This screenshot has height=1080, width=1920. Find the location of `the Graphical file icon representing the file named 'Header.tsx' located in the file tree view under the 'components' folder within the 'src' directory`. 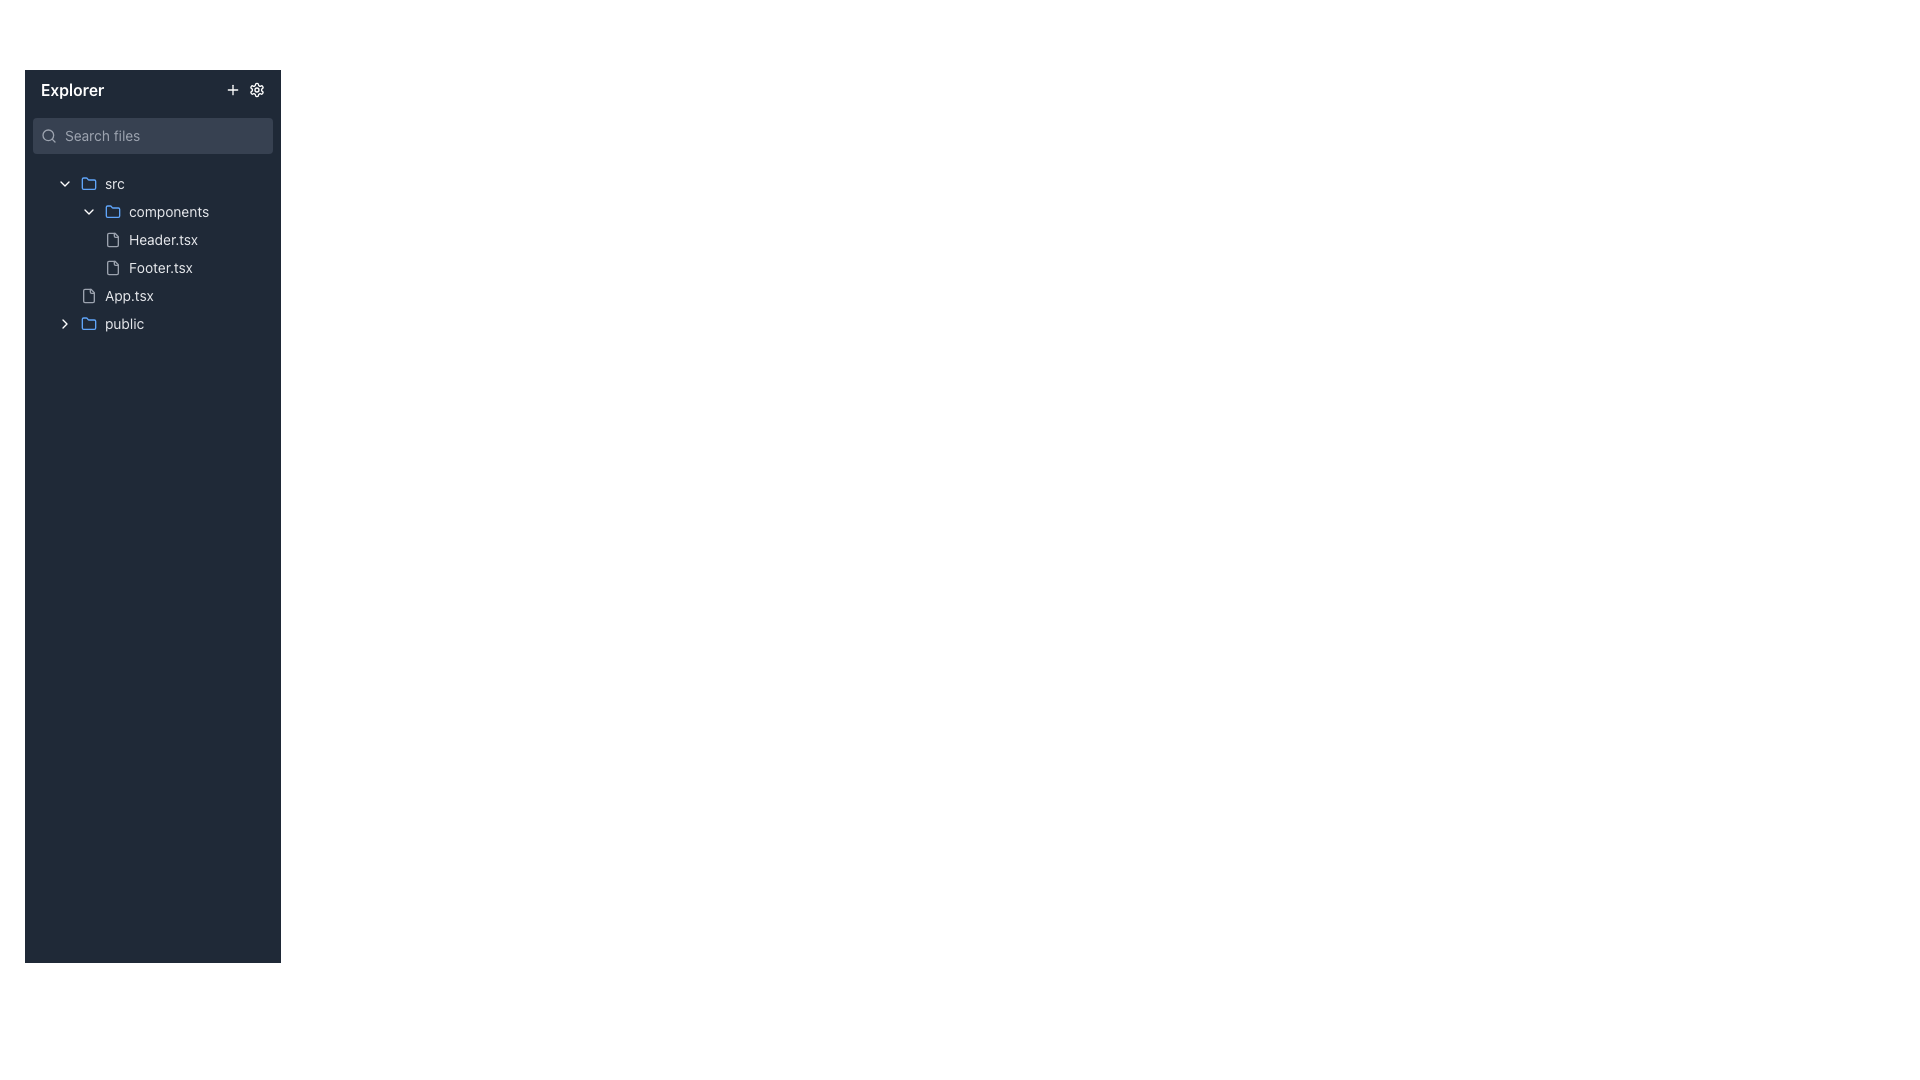

the Graphical file icon representing the file named 'Header.tsx' located in the file tree view under the 'components' folder within the 'src' directory is located at coordinates (112, 238).